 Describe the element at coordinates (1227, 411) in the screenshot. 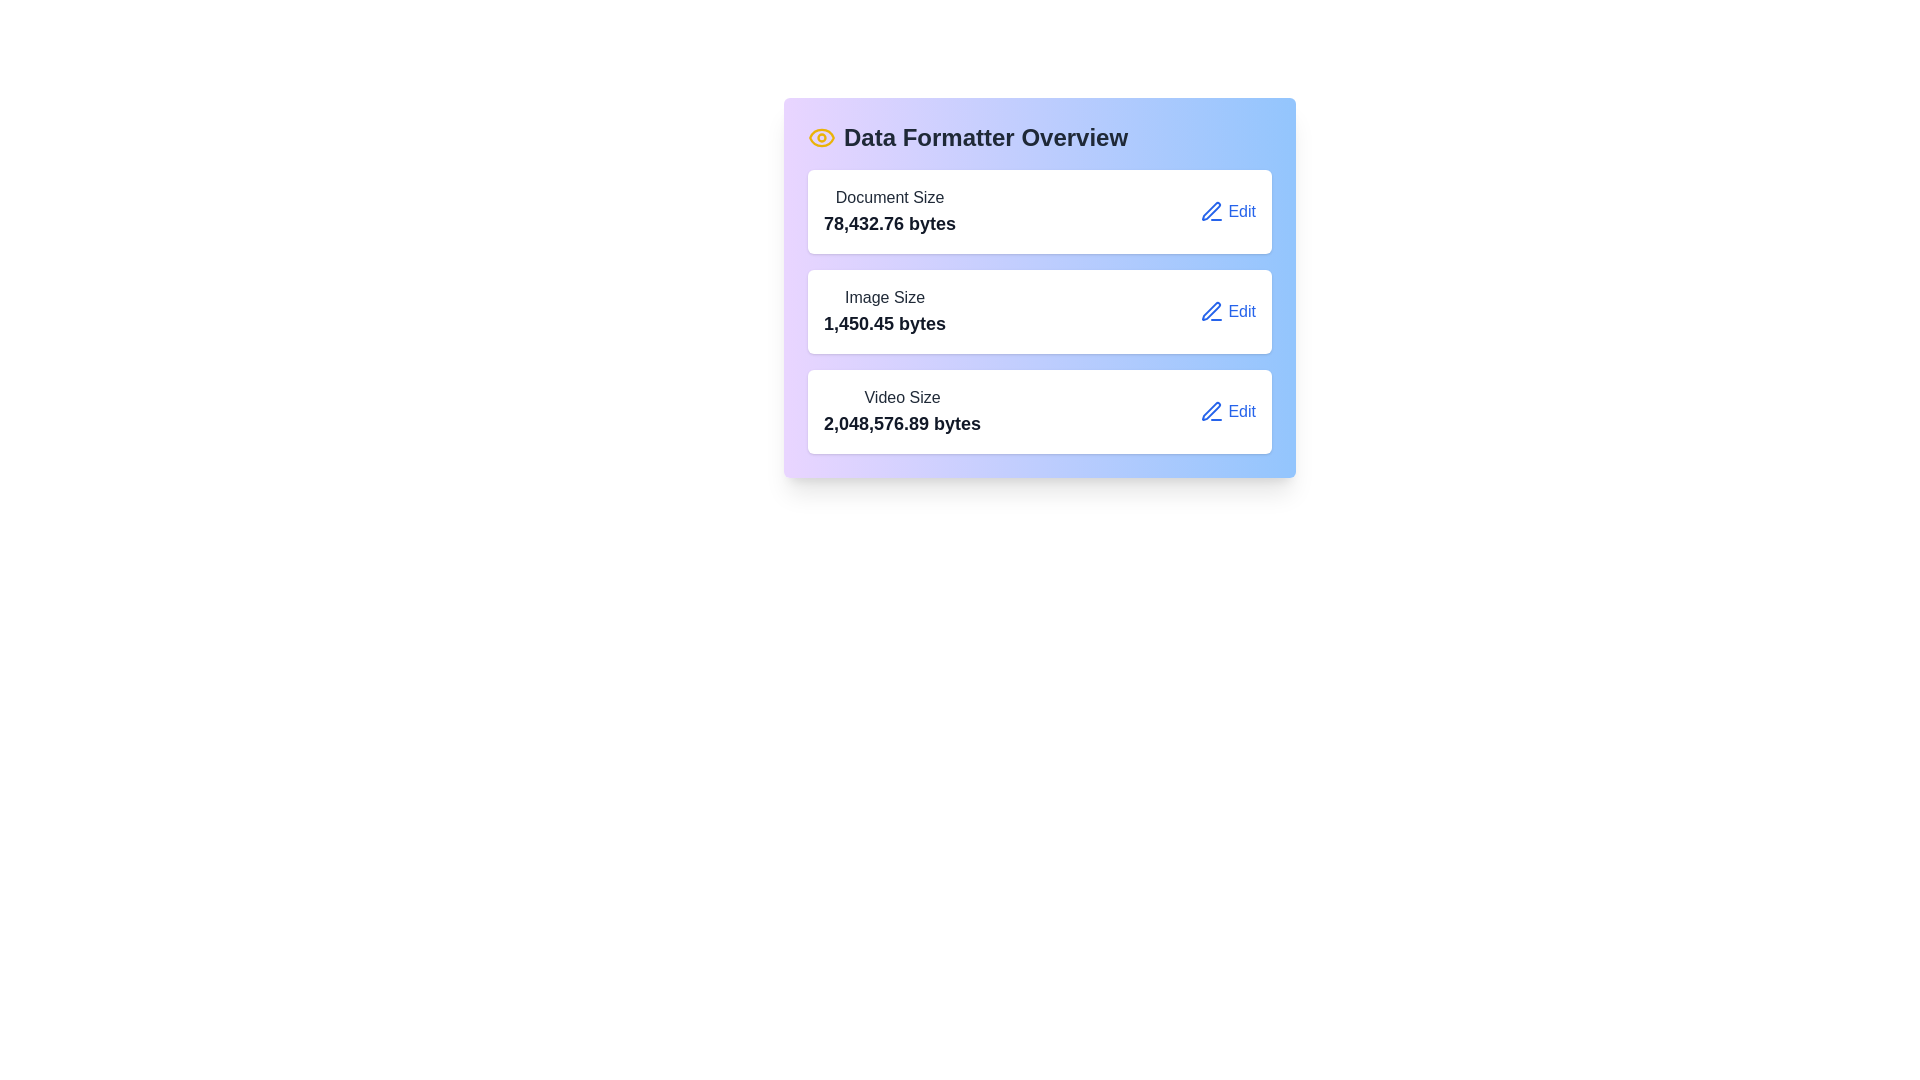

I see `the blue 'Edit' button with a pen icon, located in the 'Video Size' section, to alter its appearance` at that location.